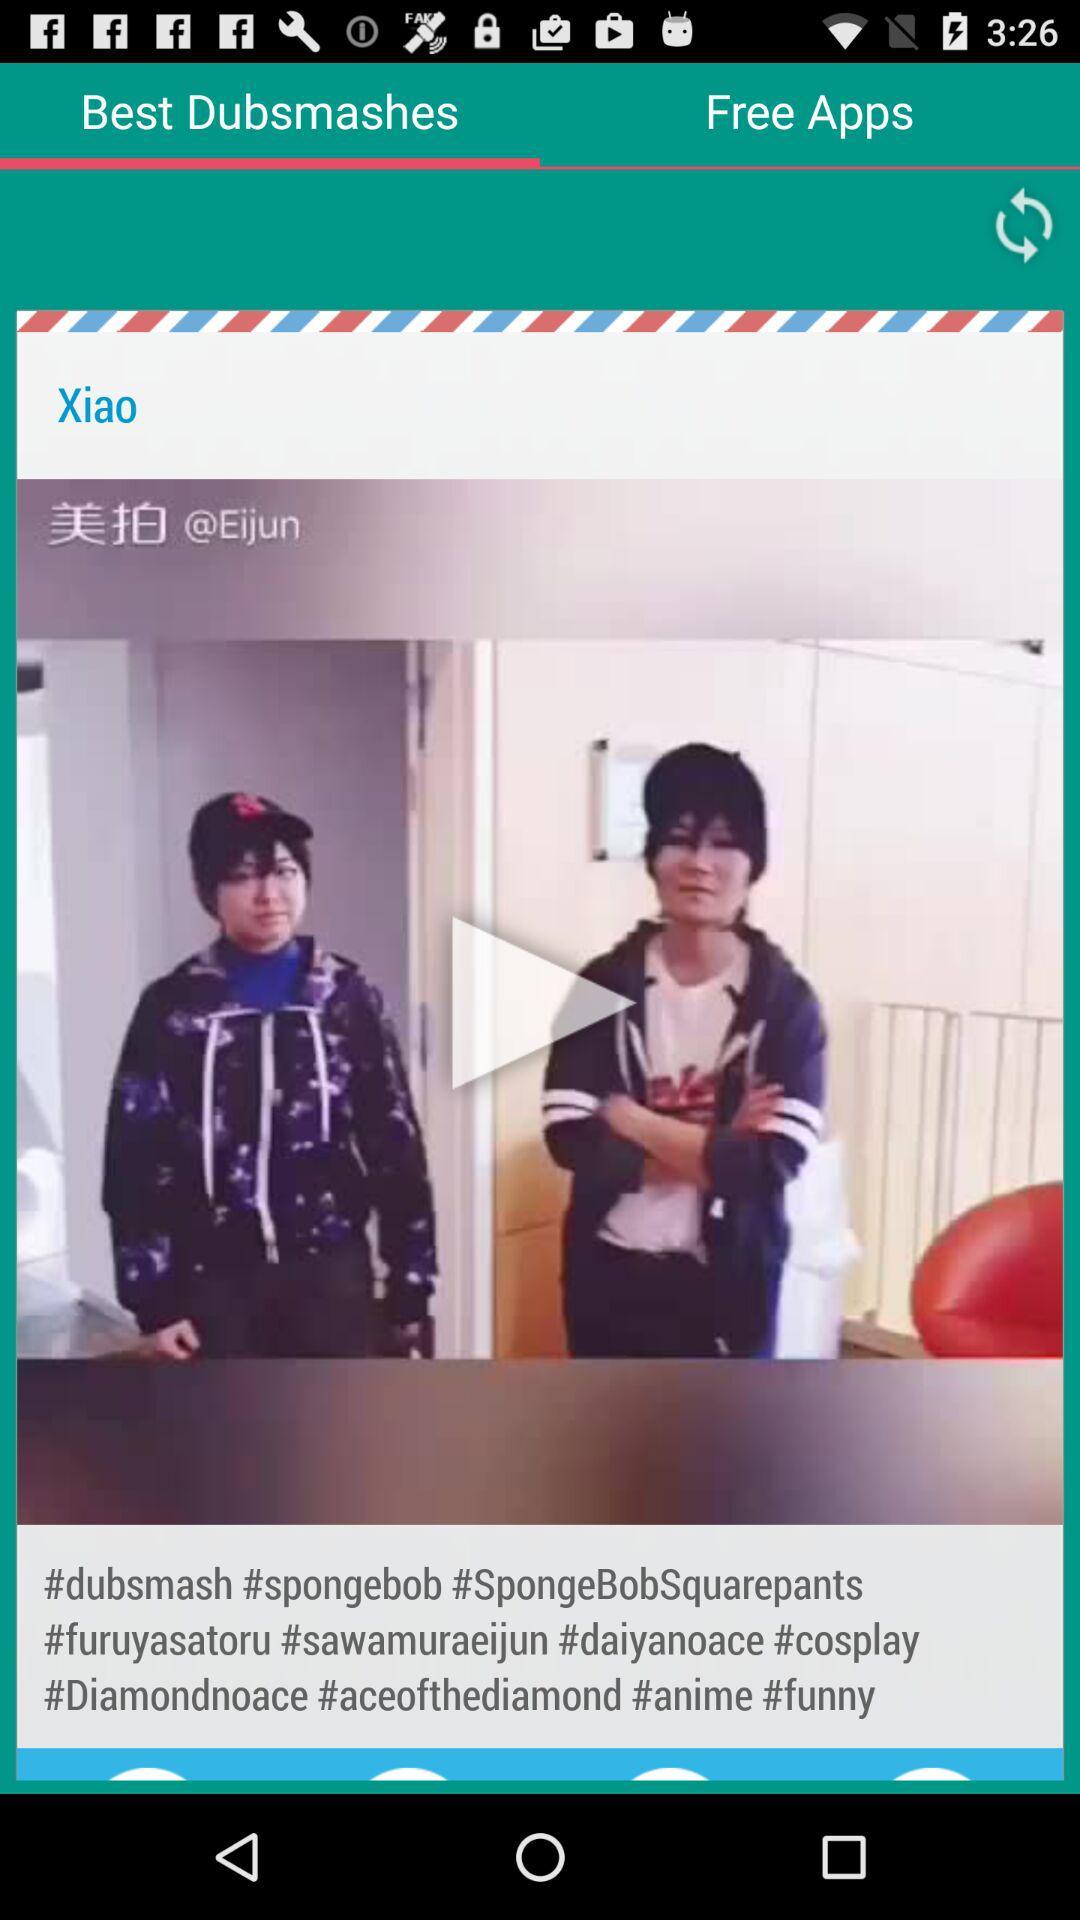 The height and width of the screenshot is (1920, 1080). I want to click on refresh video, so click(1024, 225).